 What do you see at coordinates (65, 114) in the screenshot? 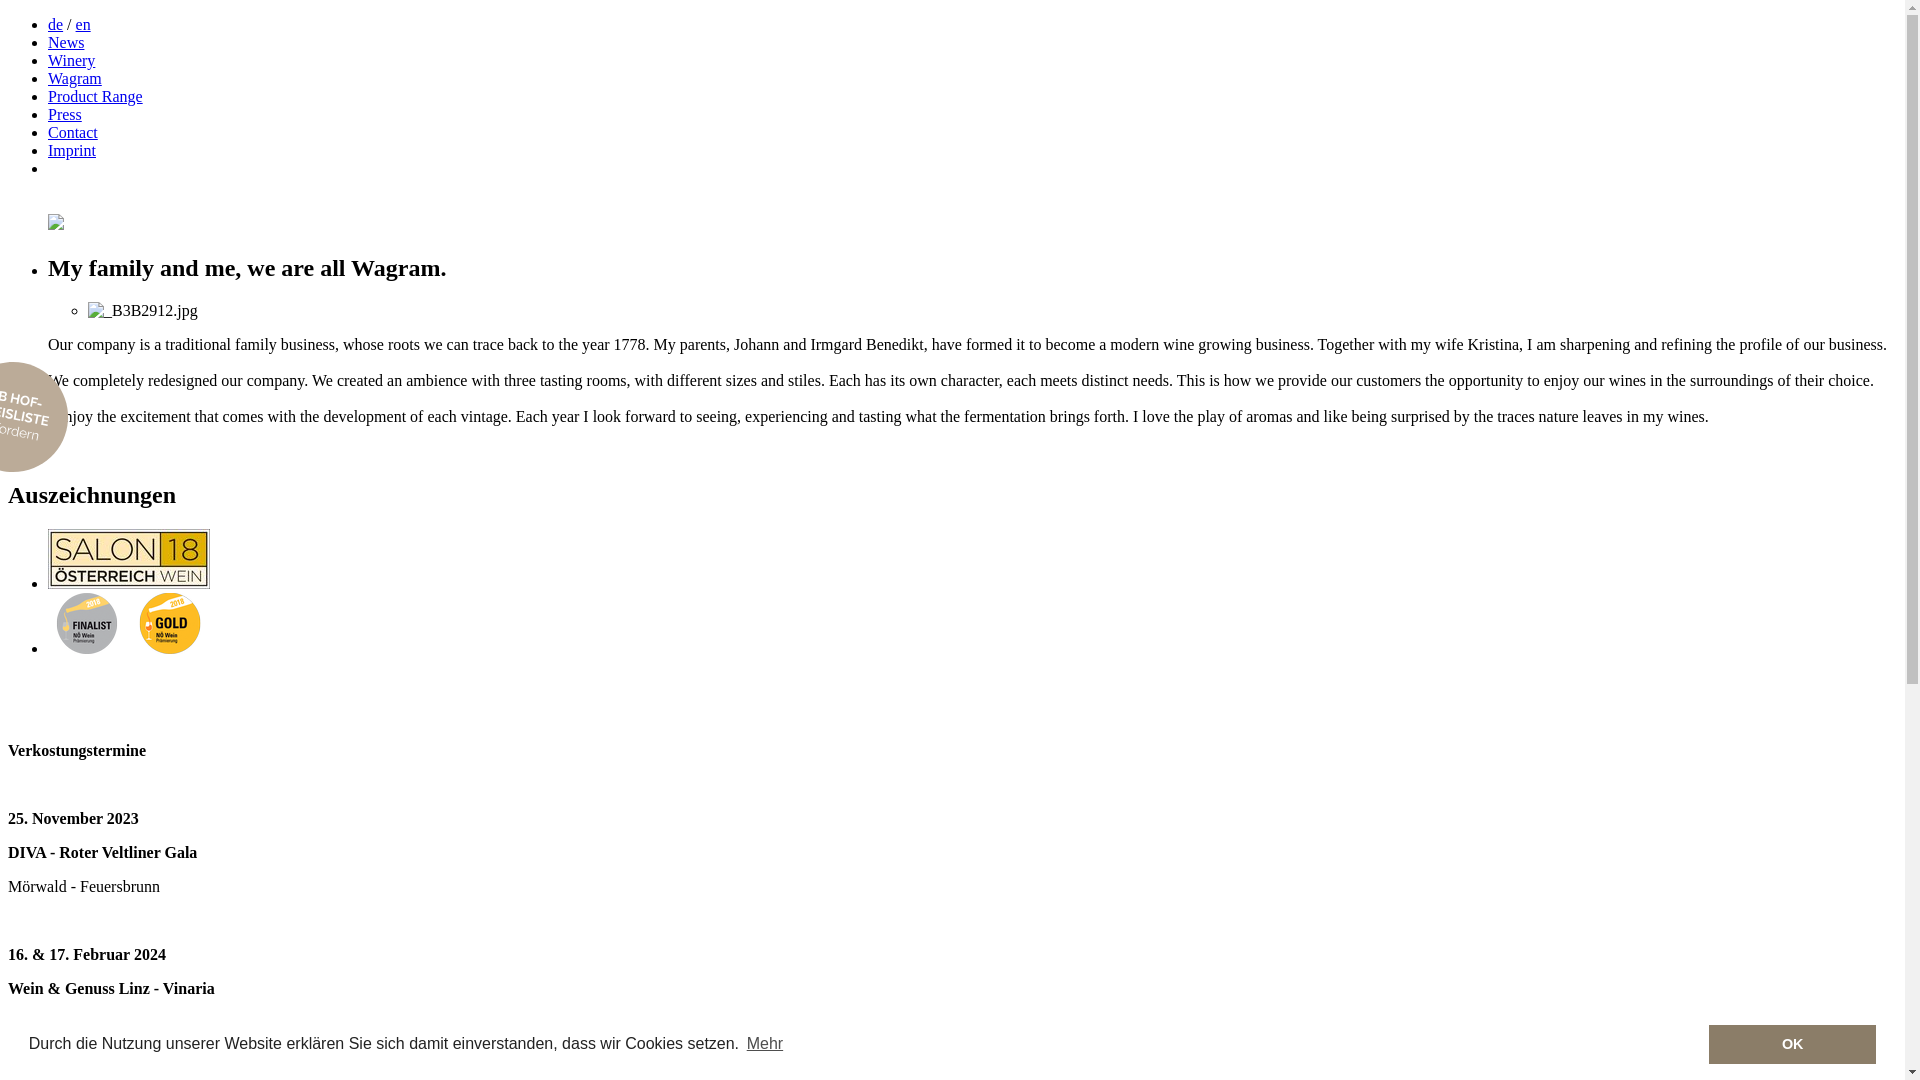
I see `'Press'` at bounding box center [65, 114].